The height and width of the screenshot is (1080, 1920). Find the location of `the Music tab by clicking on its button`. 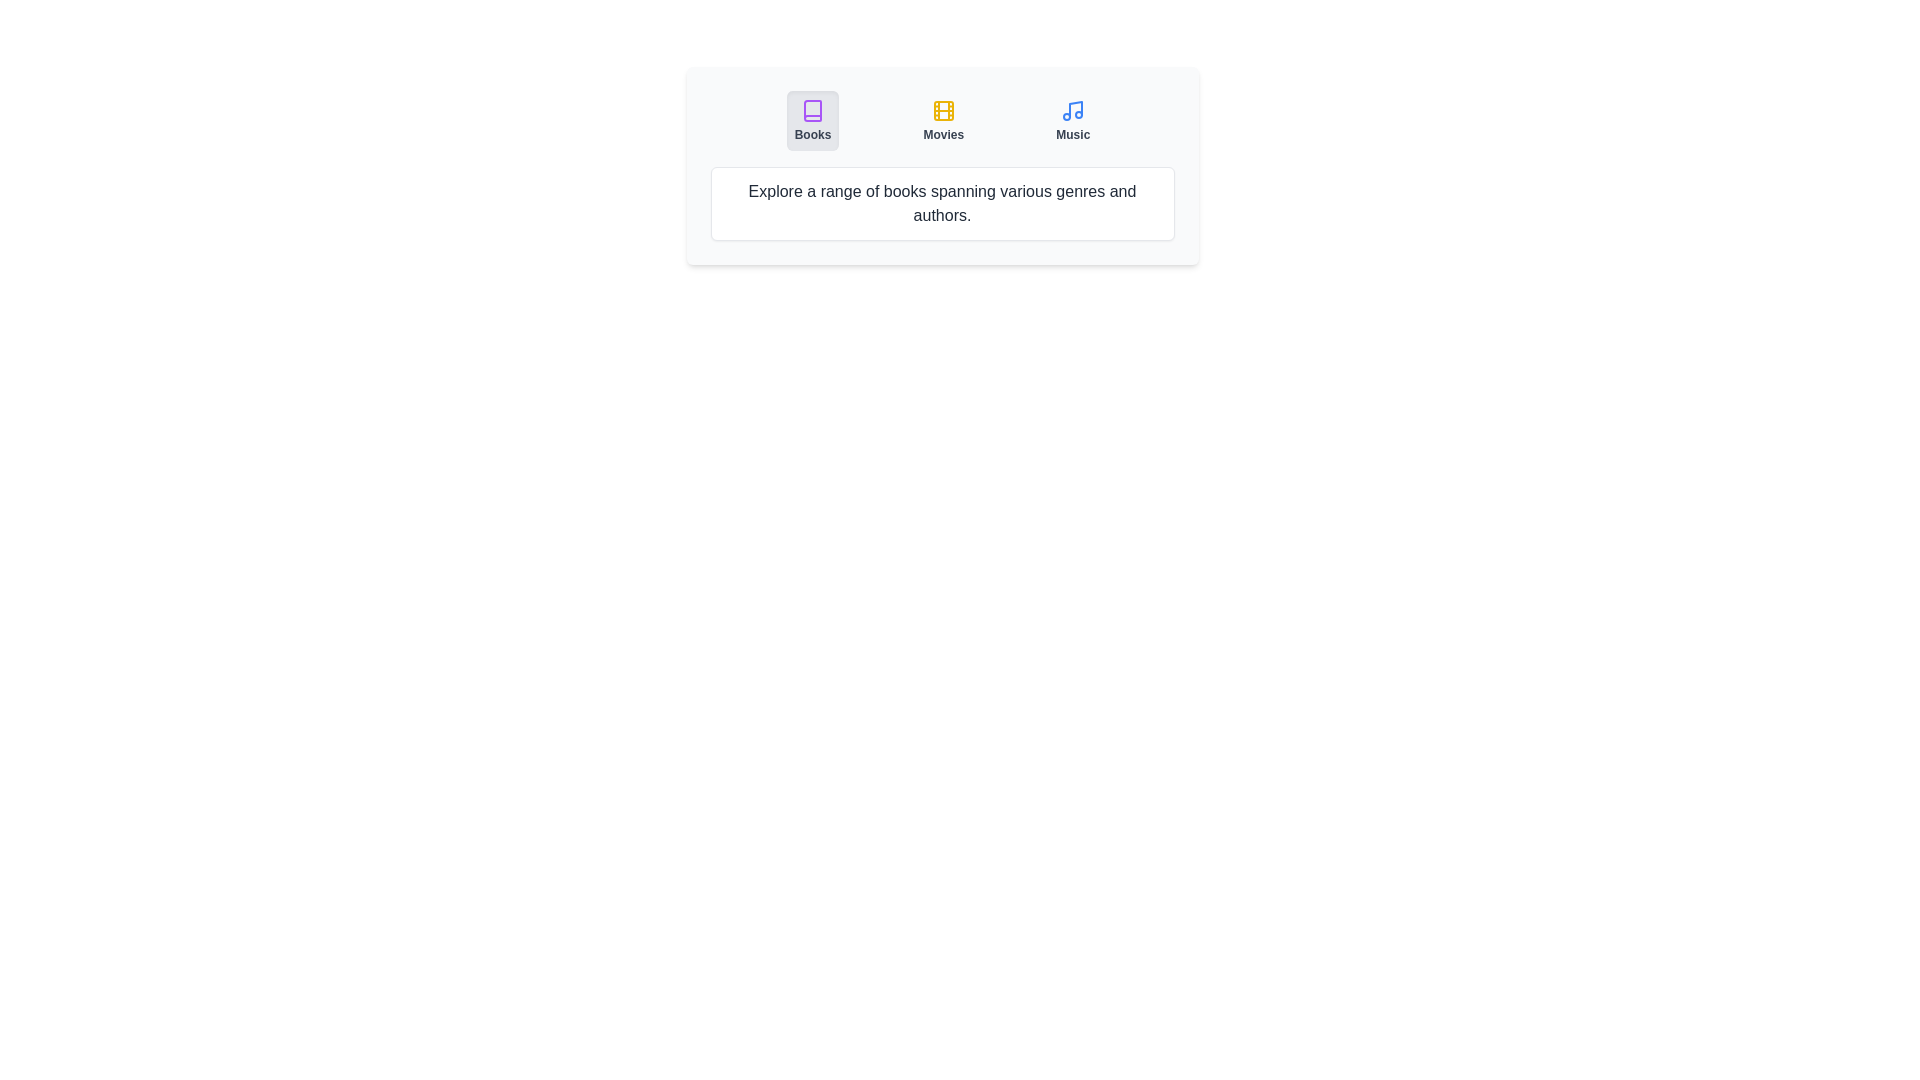

the Music tab by clicking on its button is located at coordinates (1072, 120).